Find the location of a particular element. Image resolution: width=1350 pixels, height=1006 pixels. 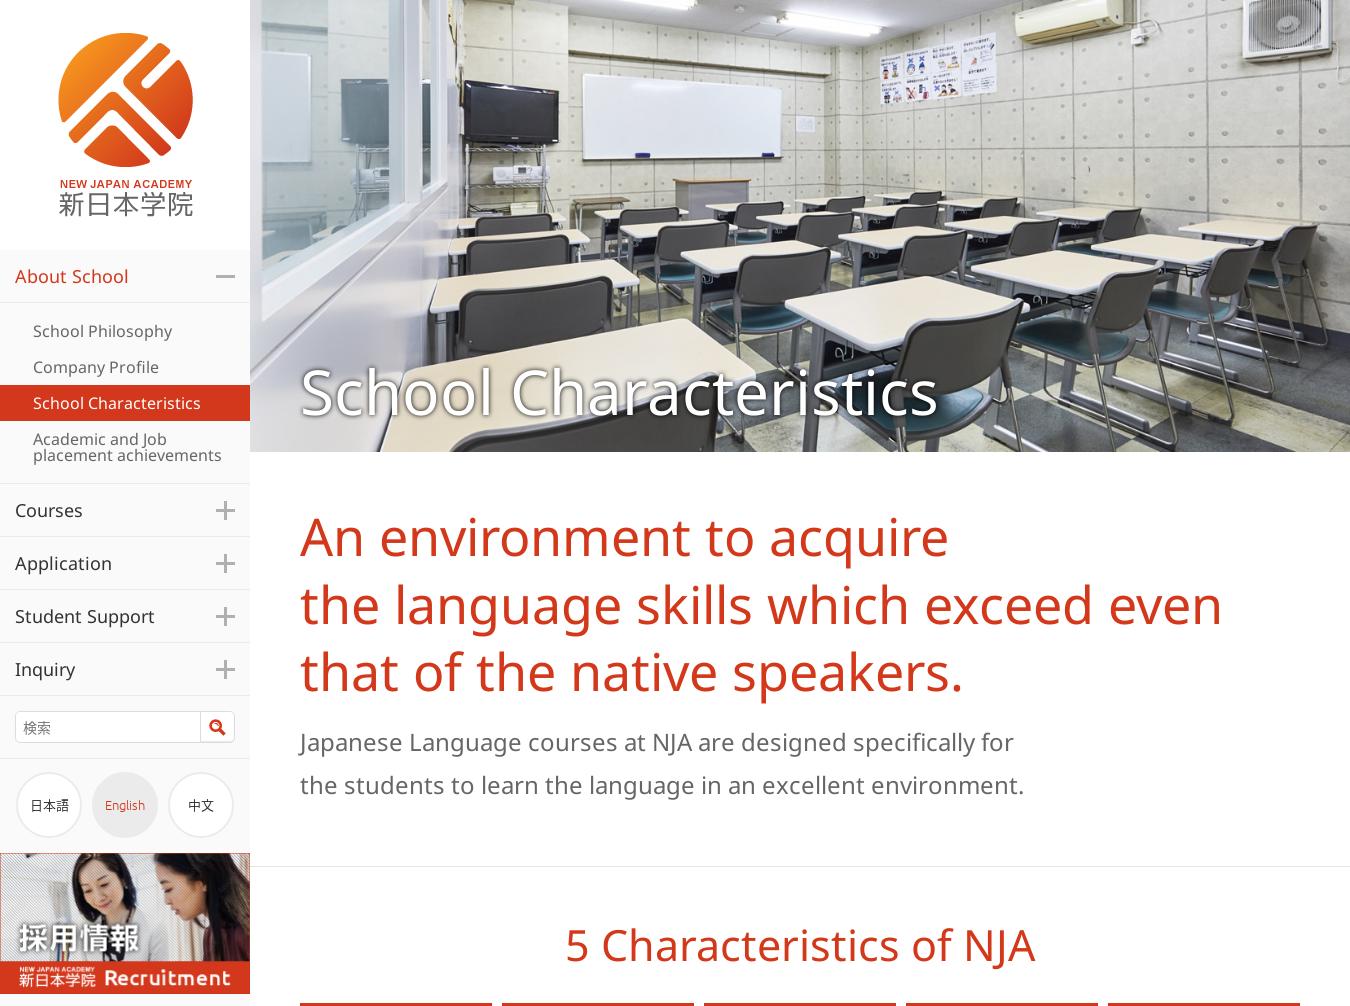

'English' is located at coordinates (125, 803).